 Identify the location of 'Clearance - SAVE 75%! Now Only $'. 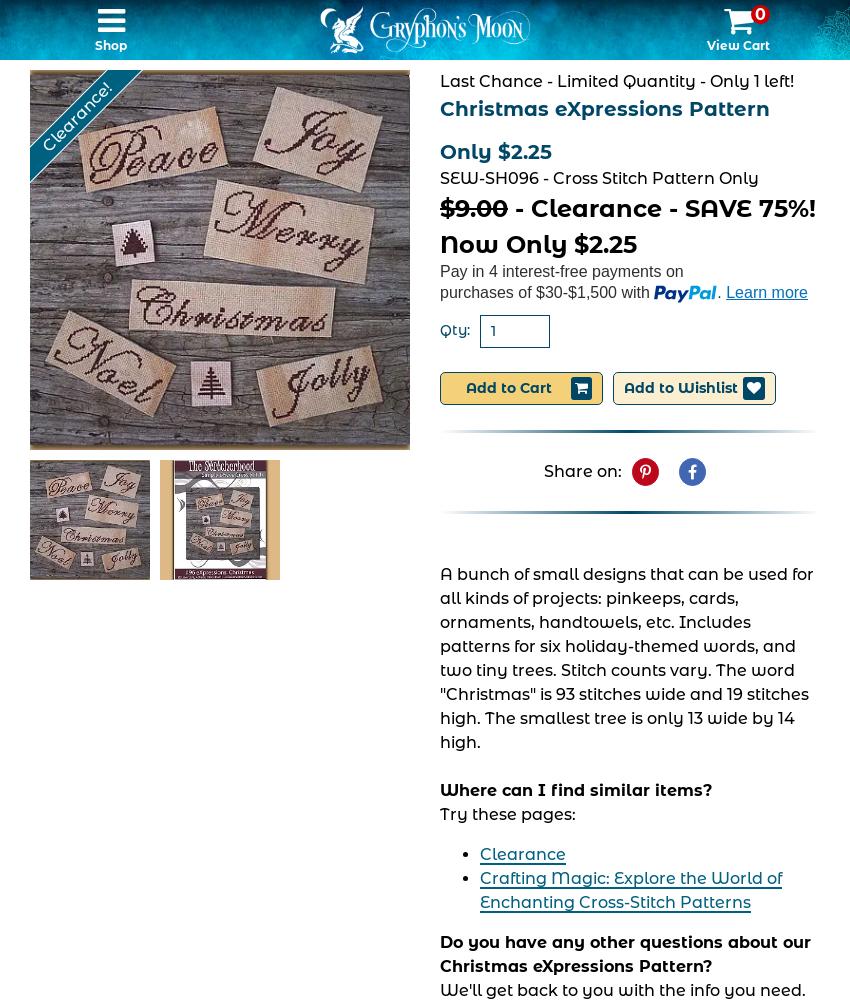
(626, 225).